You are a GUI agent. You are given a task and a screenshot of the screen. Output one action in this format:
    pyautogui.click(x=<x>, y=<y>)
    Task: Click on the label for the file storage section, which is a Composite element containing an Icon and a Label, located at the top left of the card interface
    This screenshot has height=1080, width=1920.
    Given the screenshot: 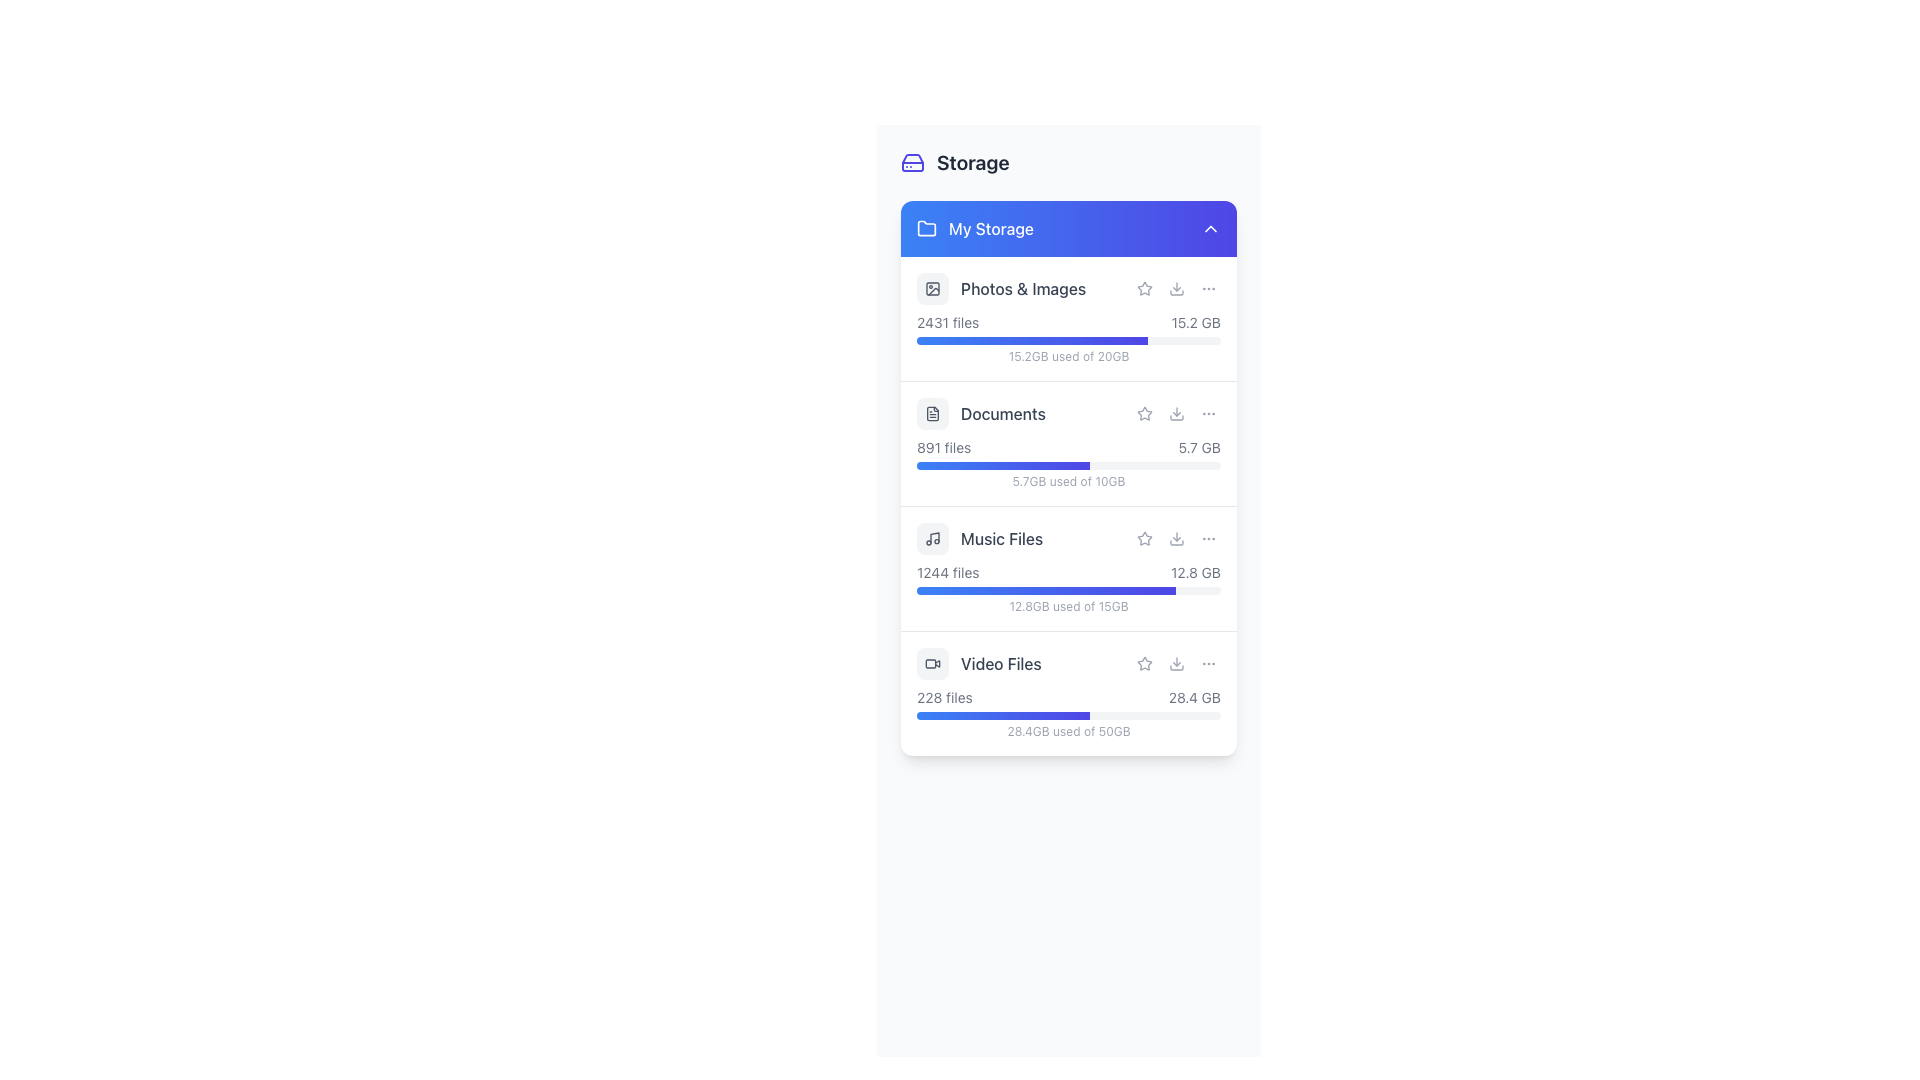 What is the action you would take?
    pyautogui.click(x=975, y=227)
    